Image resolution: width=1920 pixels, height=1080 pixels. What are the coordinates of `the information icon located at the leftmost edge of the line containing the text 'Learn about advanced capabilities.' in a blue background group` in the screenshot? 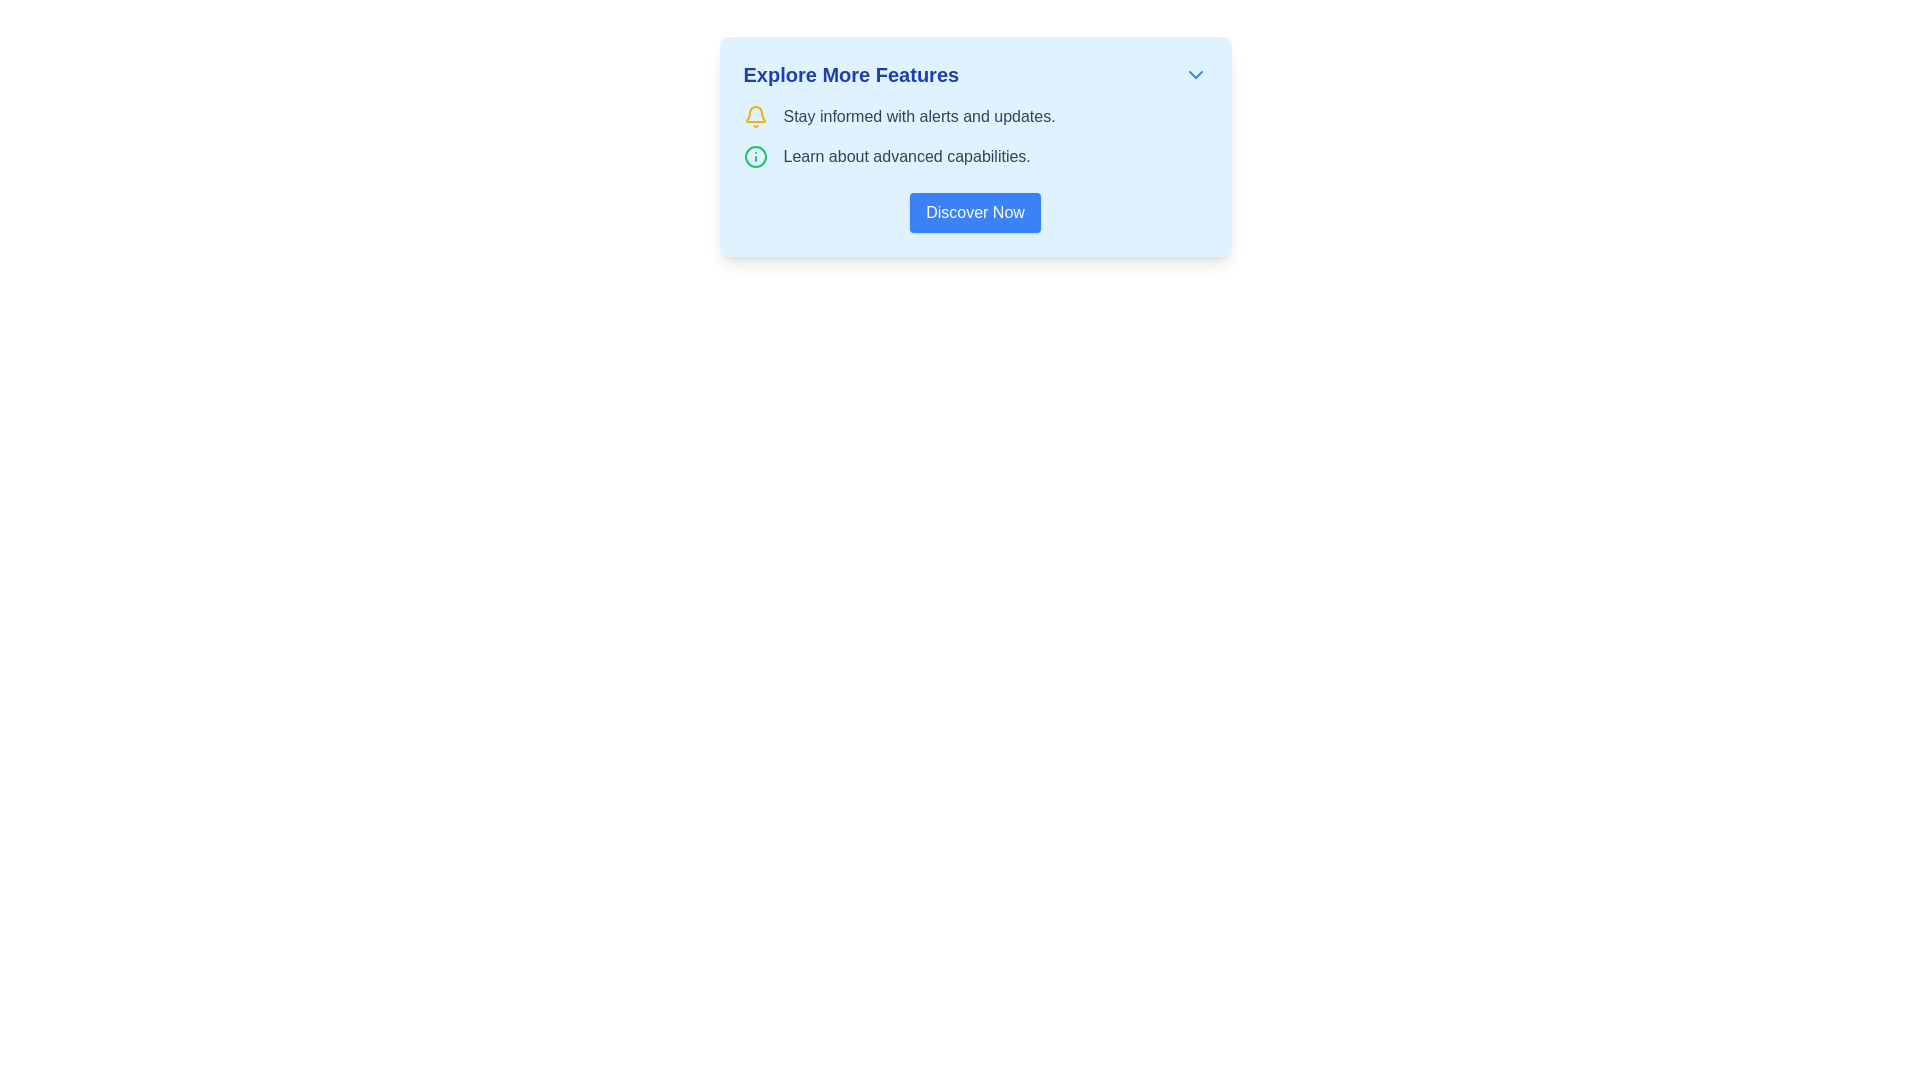 It's located at (754, 156).